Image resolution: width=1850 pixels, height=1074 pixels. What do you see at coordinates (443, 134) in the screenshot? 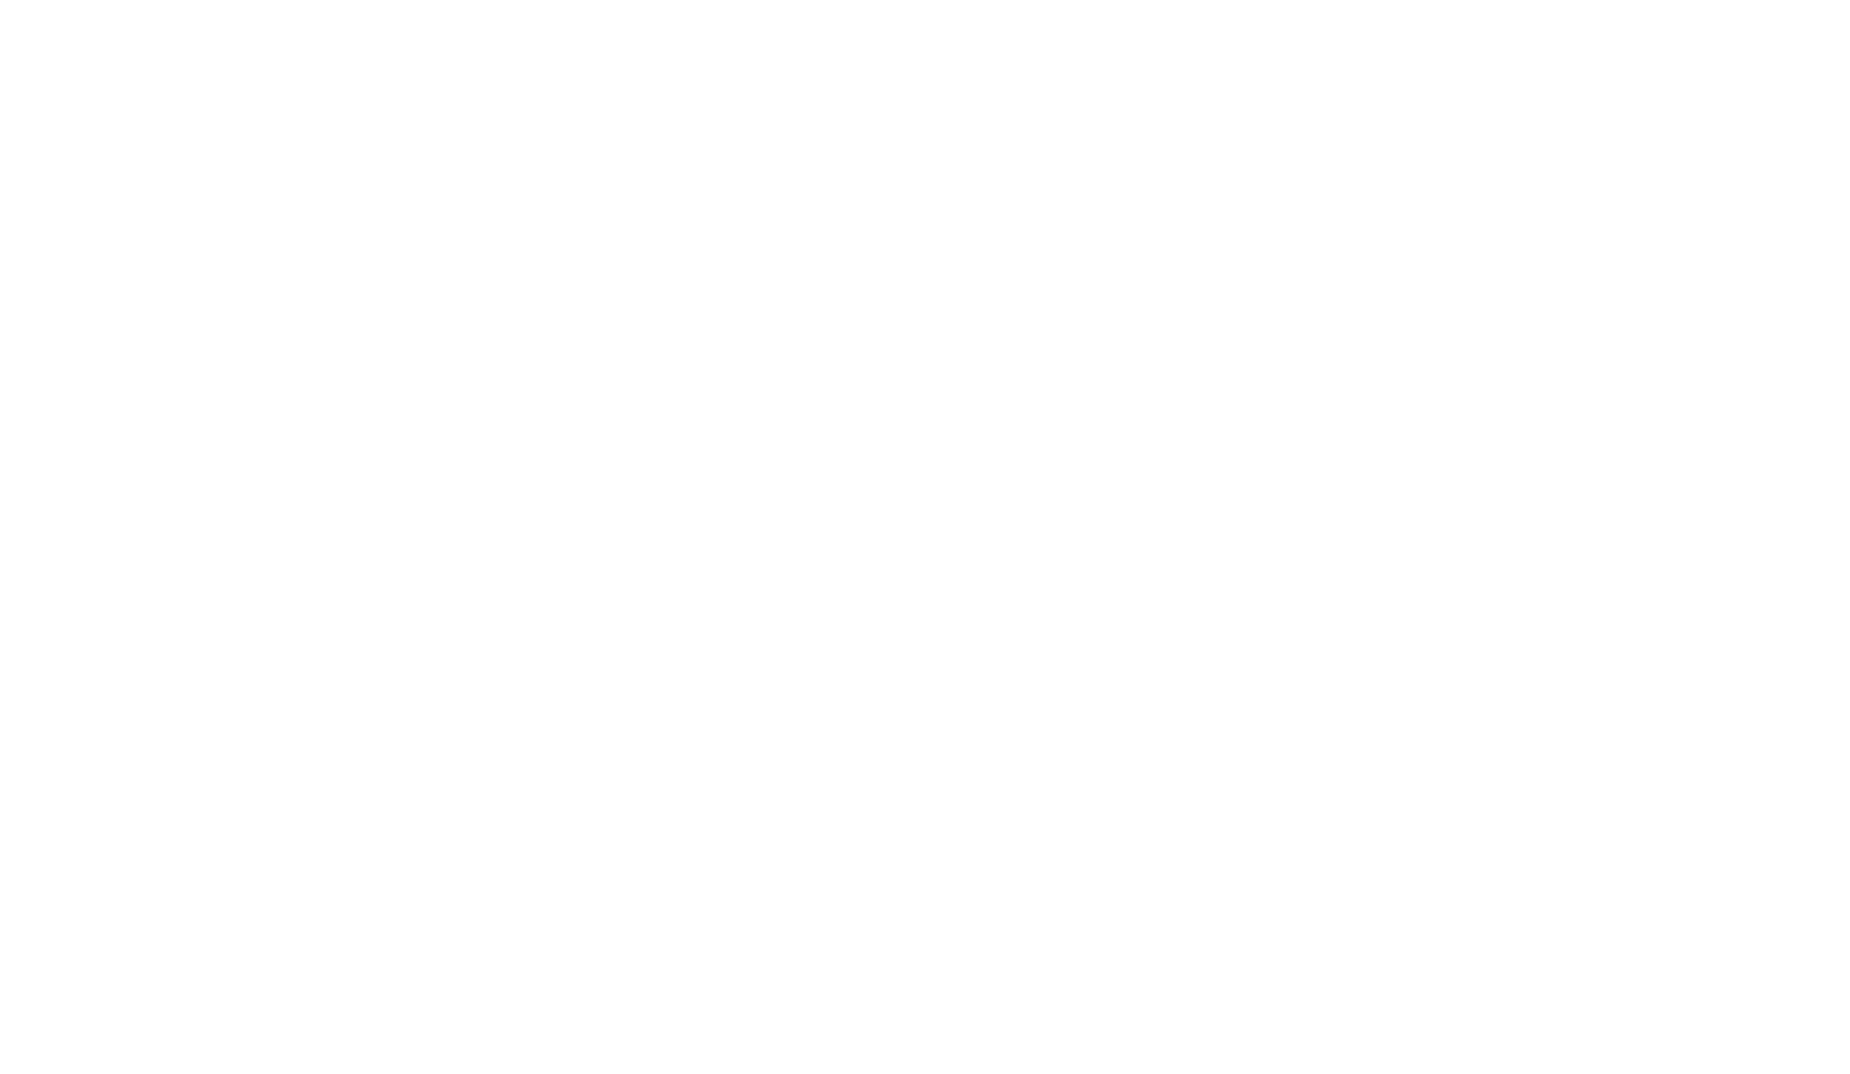
I see `'Spotted par Diane'` at bounding box center [443, 134].